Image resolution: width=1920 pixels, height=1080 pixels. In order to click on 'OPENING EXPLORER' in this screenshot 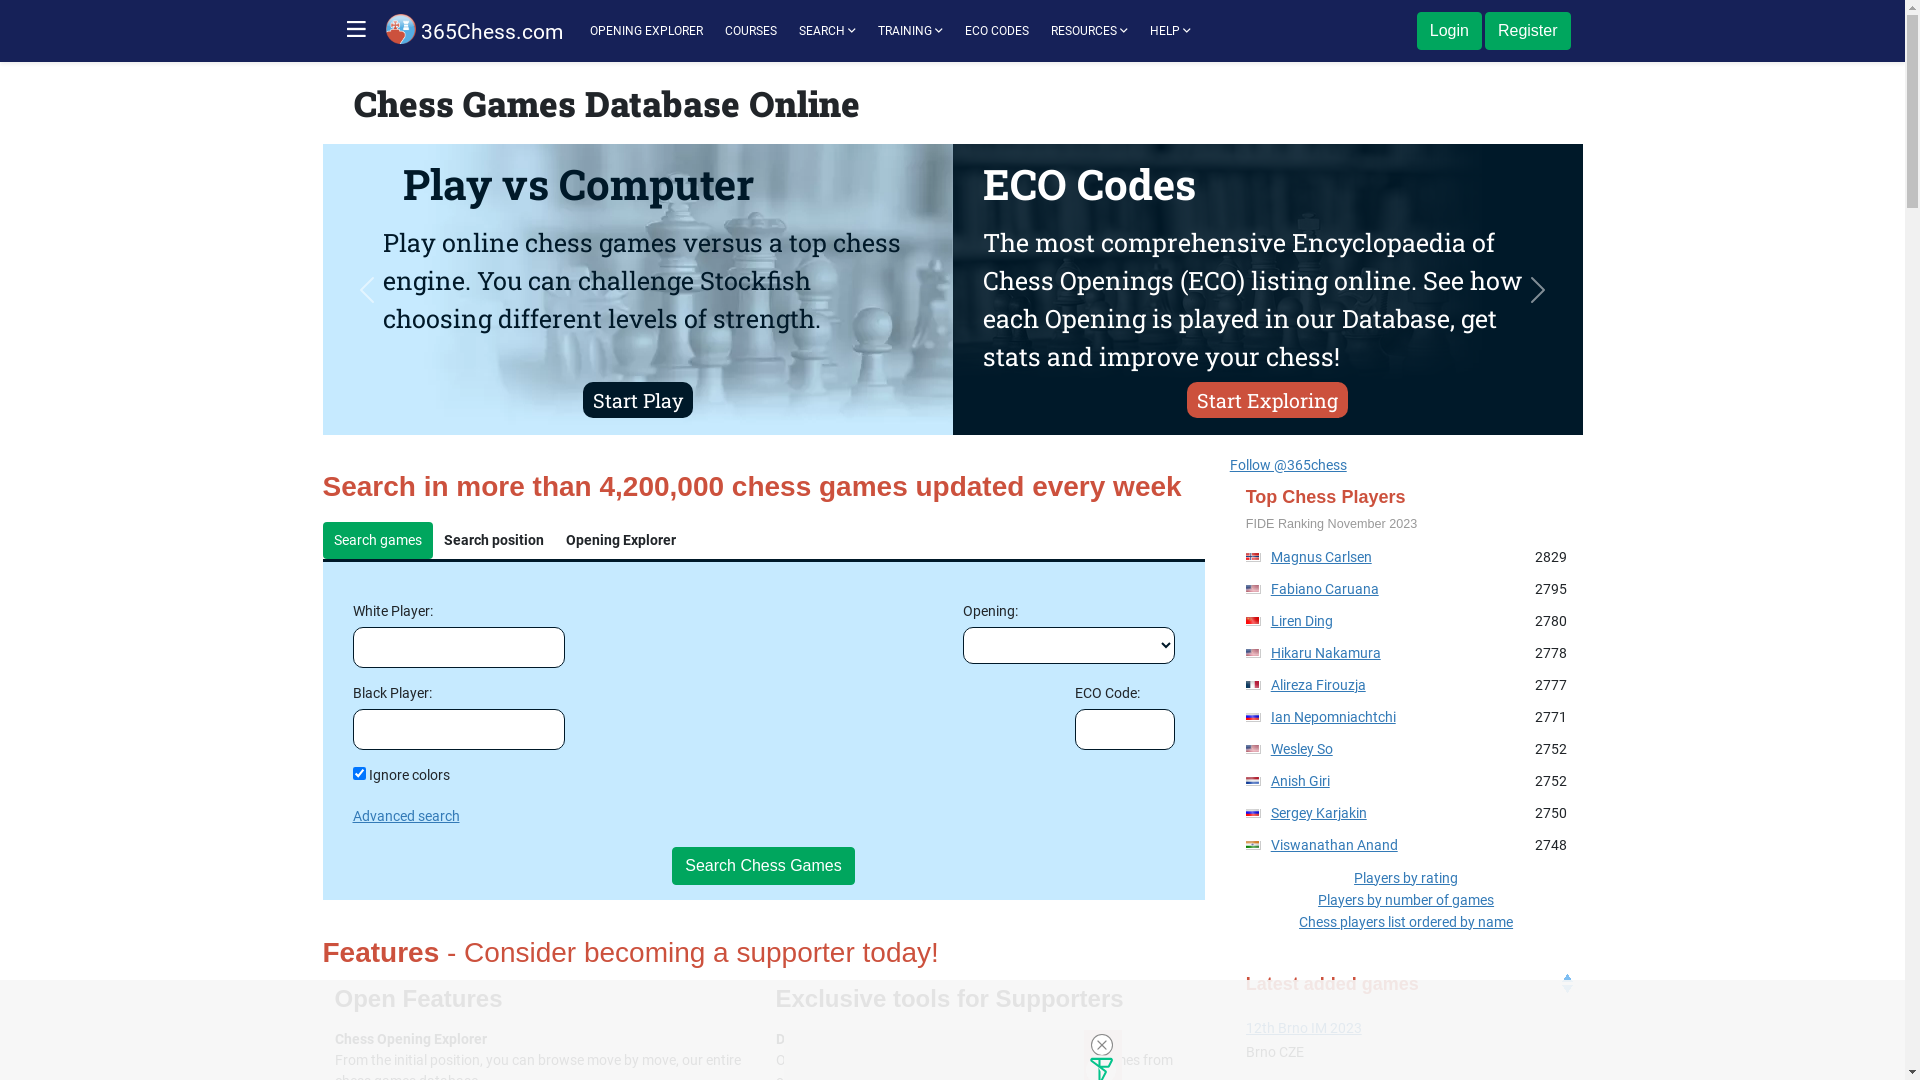, I will do `click(646, 30)`.